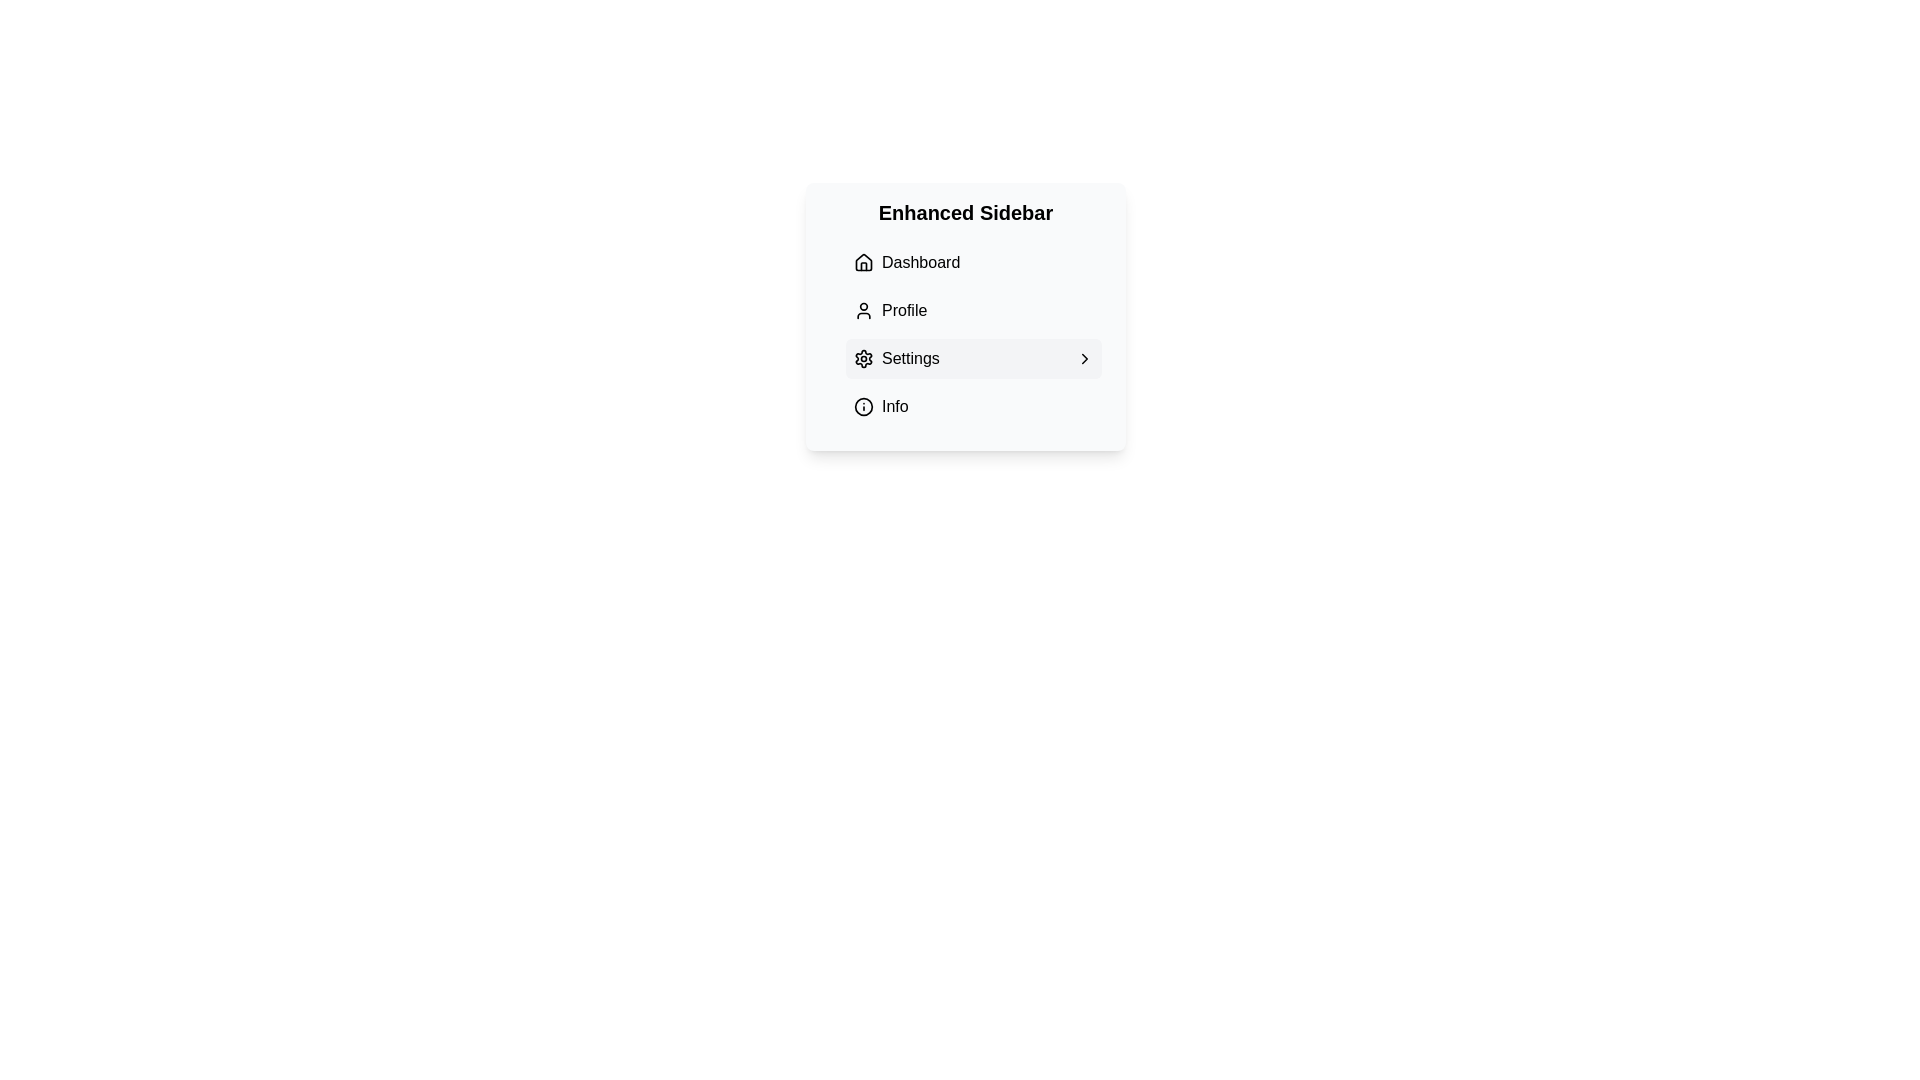 This screenshot has width=1920, height=1080. Describe the element at coordinates (1083, 357) in the screenshot. I see `the chevron-arrow icon next to the 'Settings' text item in the sidebar menu, which indicates a nested submenu` at that location.